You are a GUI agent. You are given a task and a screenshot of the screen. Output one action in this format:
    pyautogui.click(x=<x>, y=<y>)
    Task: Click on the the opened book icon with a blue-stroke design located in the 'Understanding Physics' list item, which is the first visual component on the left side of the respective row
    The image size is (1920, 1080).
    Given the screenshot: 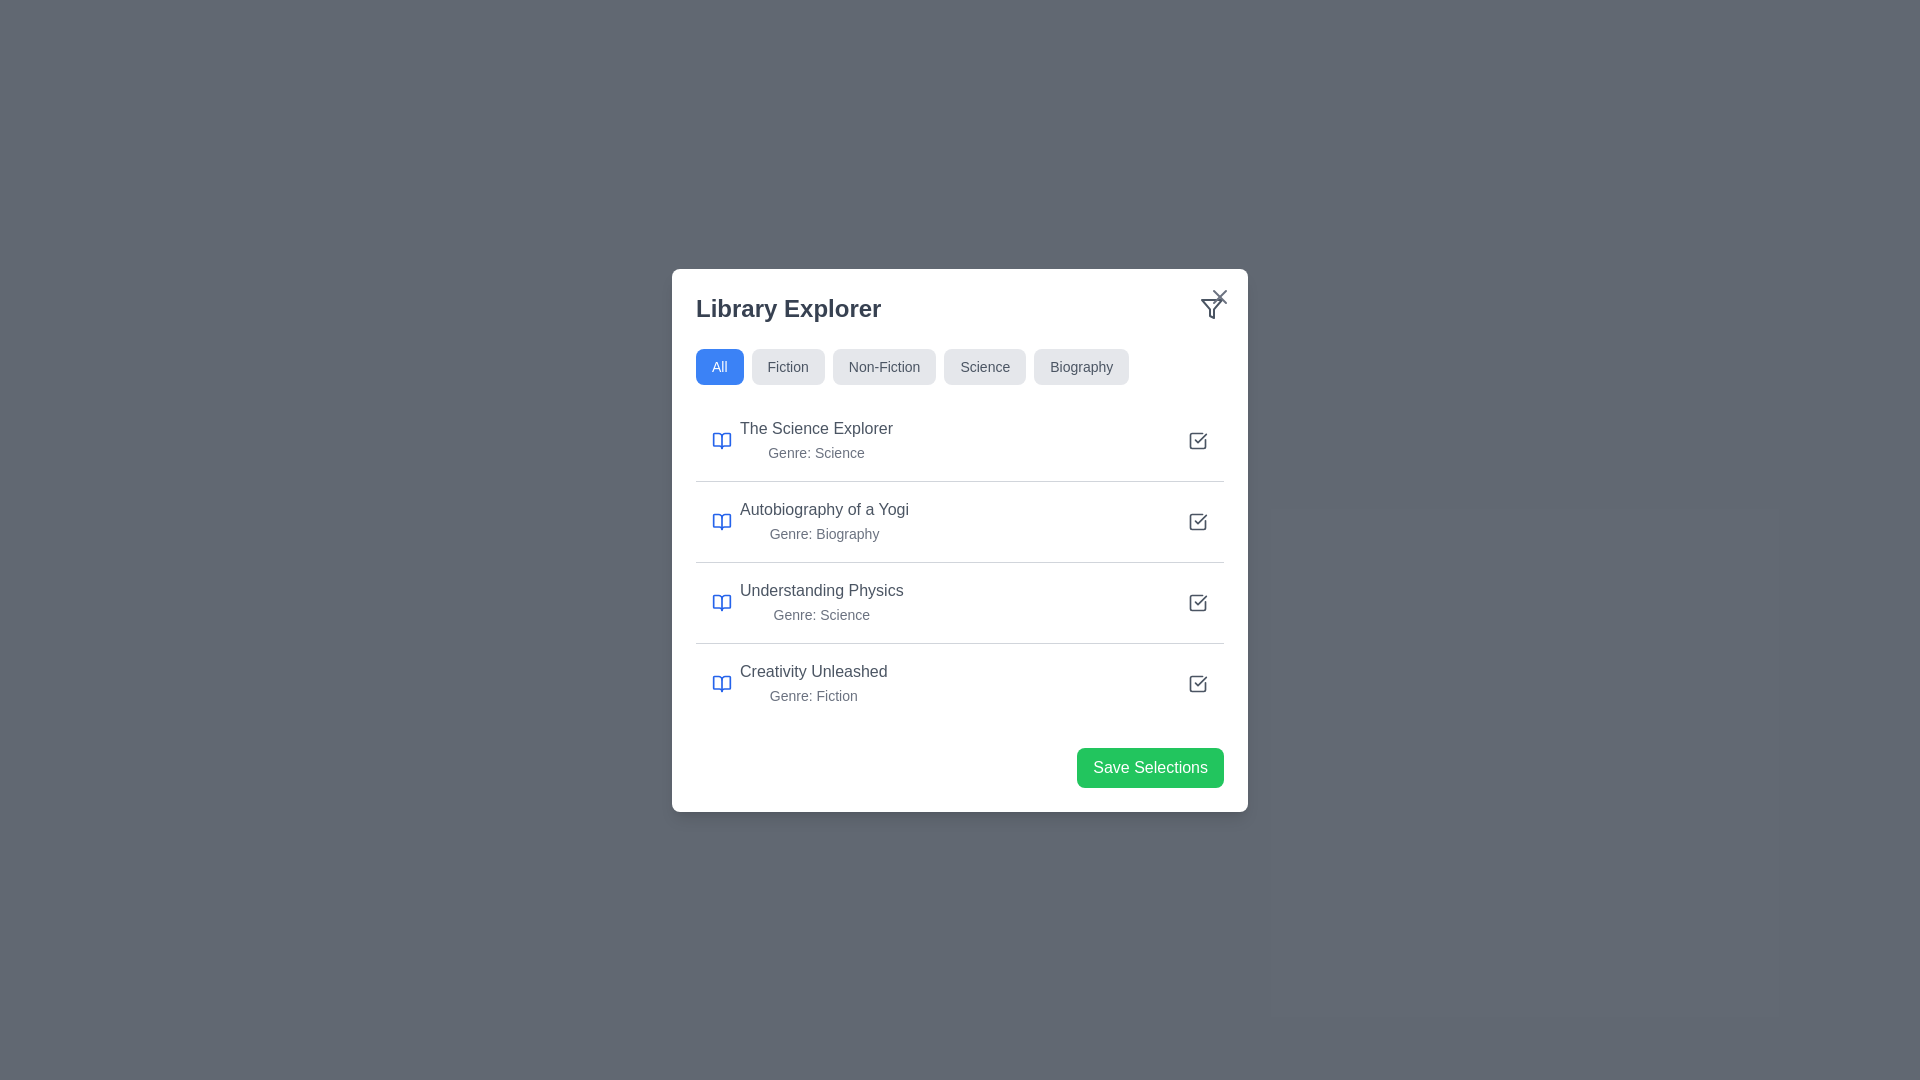 What is the action you would take?
    pyautogui.click(x=720, y=601)
    